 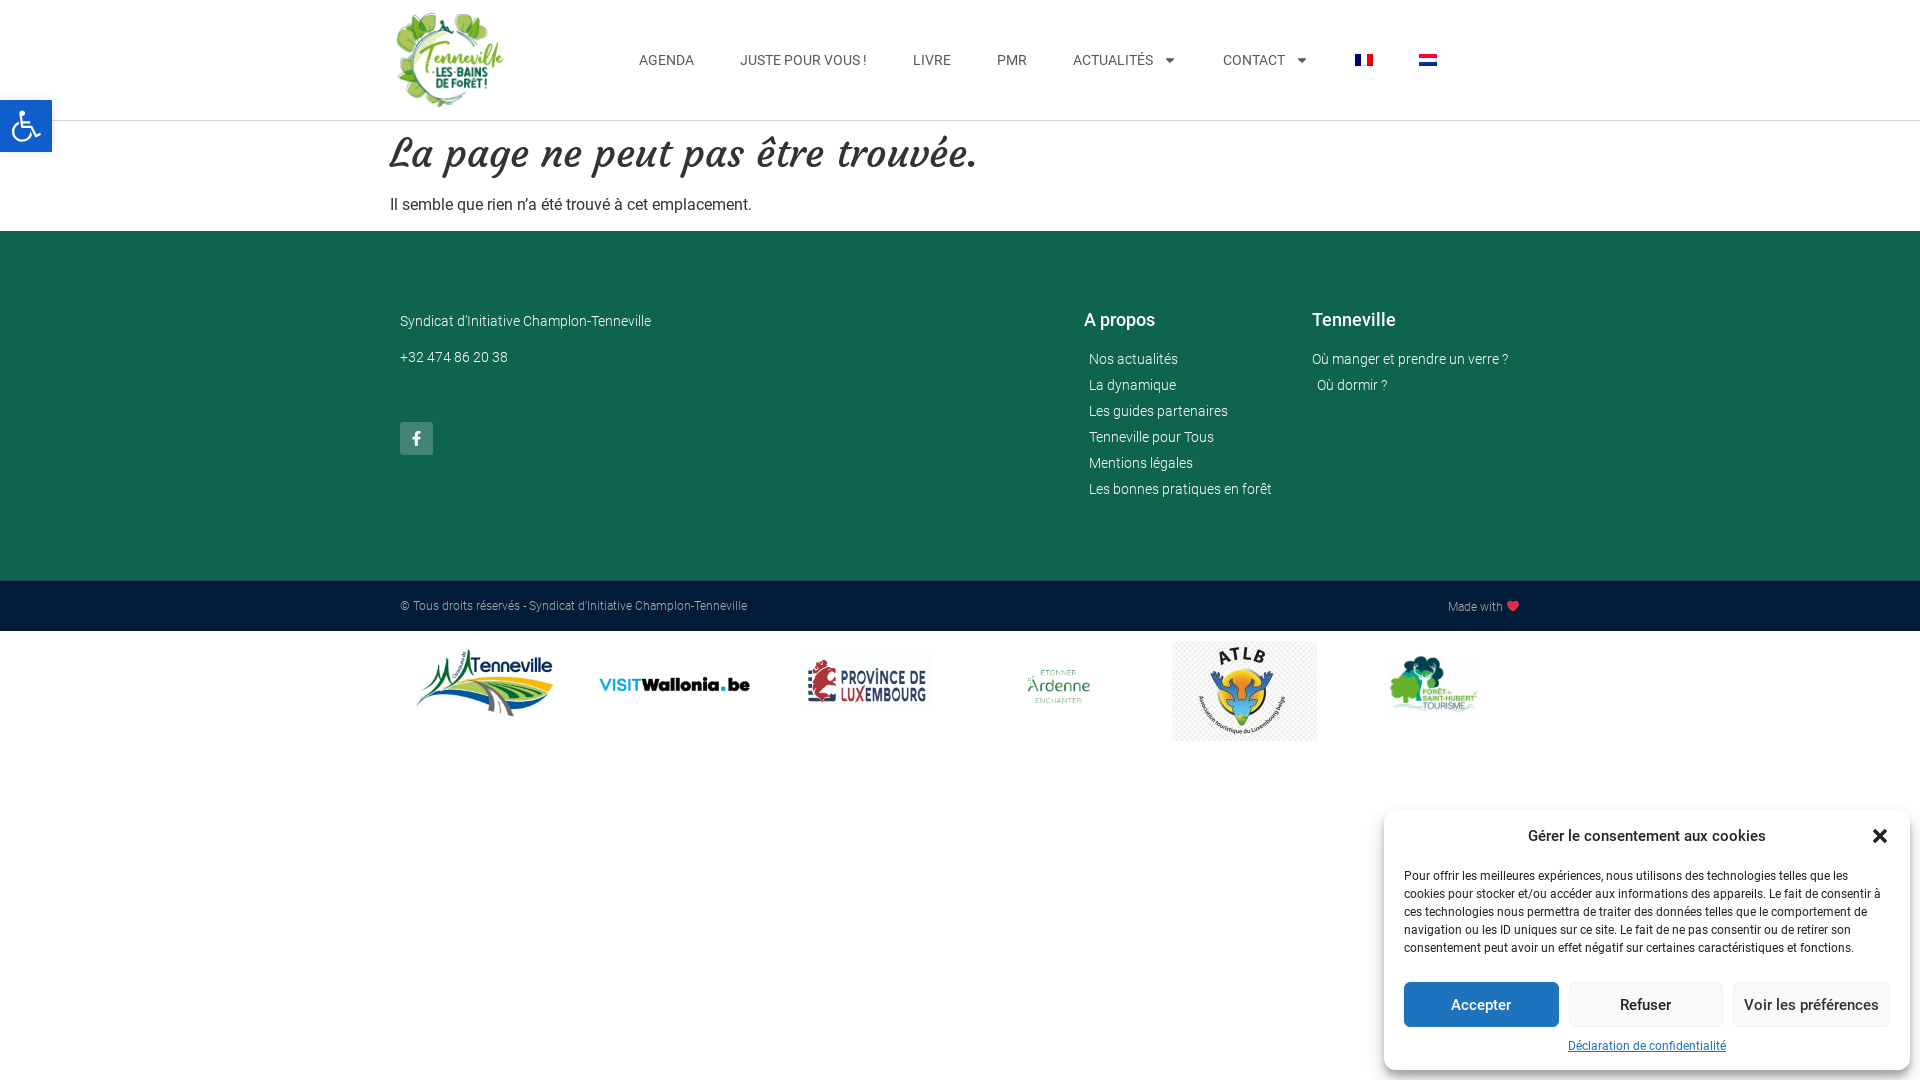 I want to click on 'atlb', so click(x=1243, y=689).